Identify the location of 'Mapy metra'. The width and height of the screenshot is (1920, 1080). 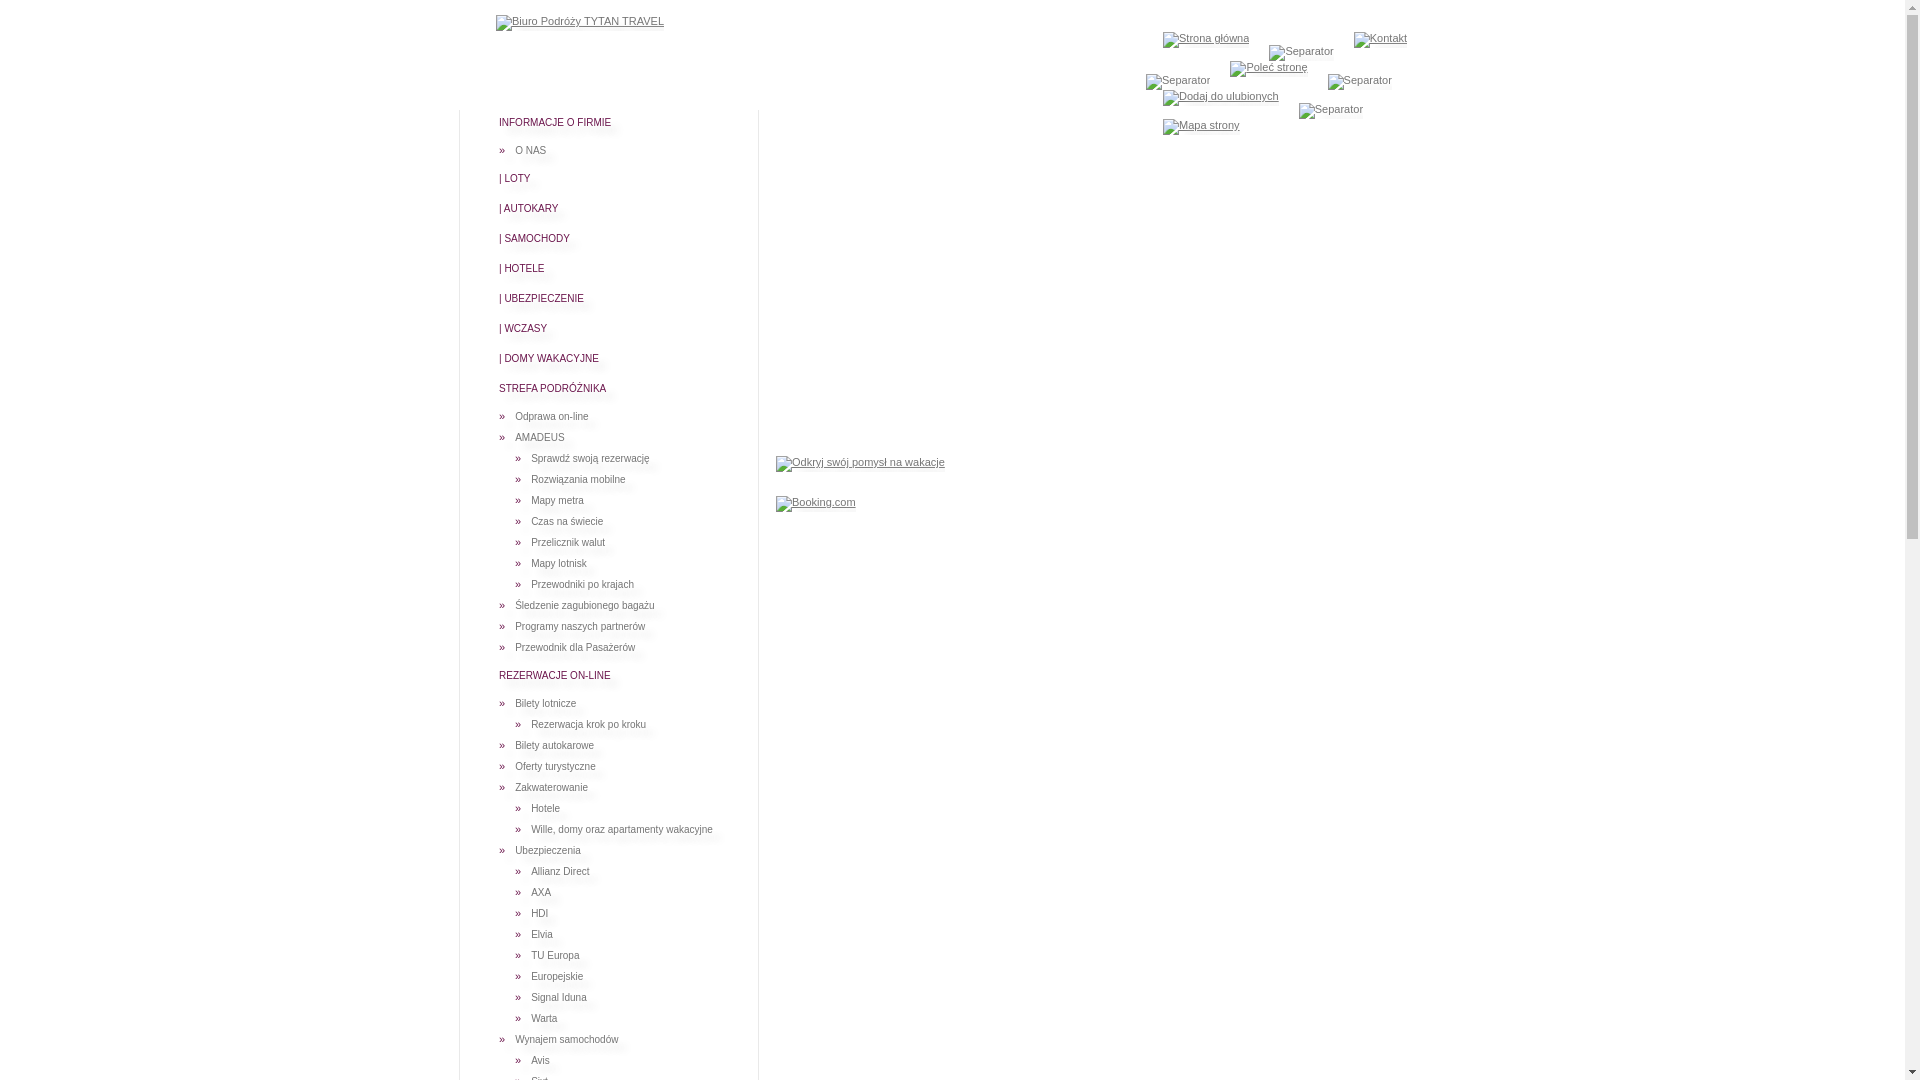
(557, 500).